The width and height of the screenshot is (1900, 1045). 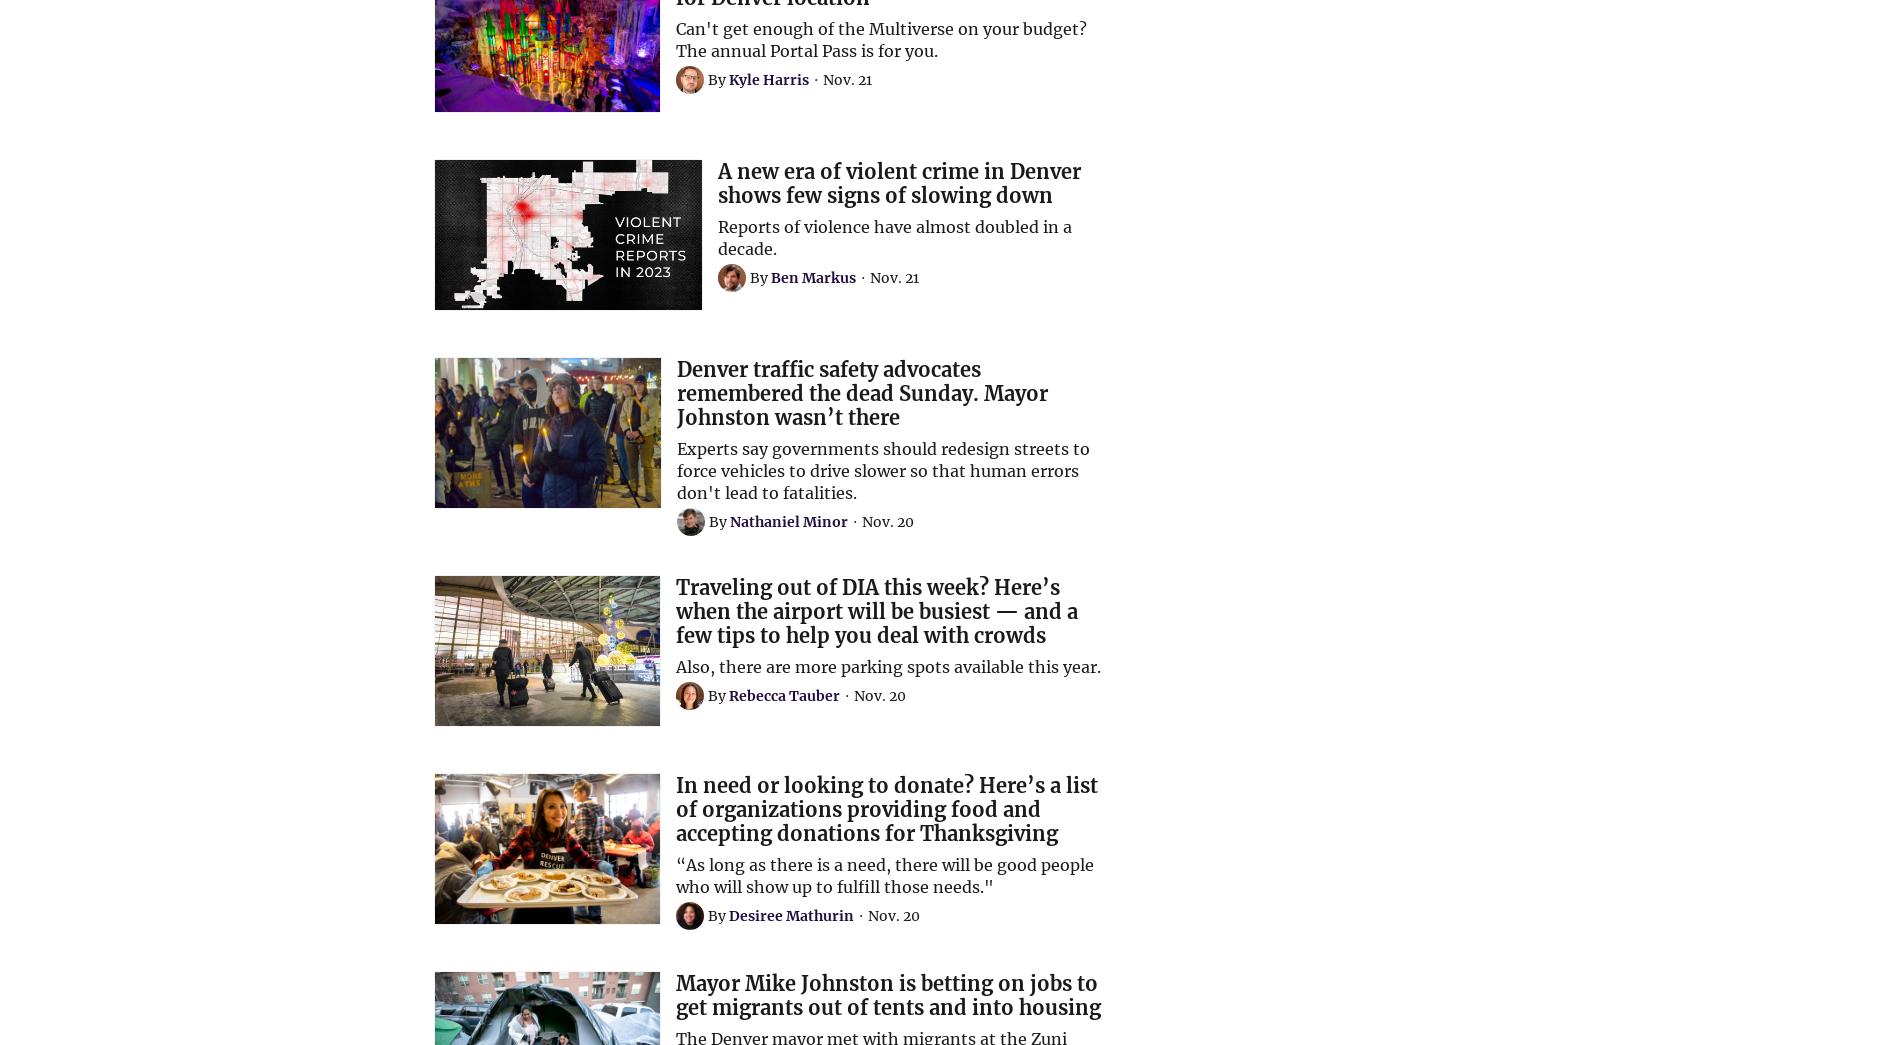 I want to click on 'Denver traffic safety advocates remembered the dead Sunday. Mayor Johnston wasn’t there', so click(x=676, y=391).